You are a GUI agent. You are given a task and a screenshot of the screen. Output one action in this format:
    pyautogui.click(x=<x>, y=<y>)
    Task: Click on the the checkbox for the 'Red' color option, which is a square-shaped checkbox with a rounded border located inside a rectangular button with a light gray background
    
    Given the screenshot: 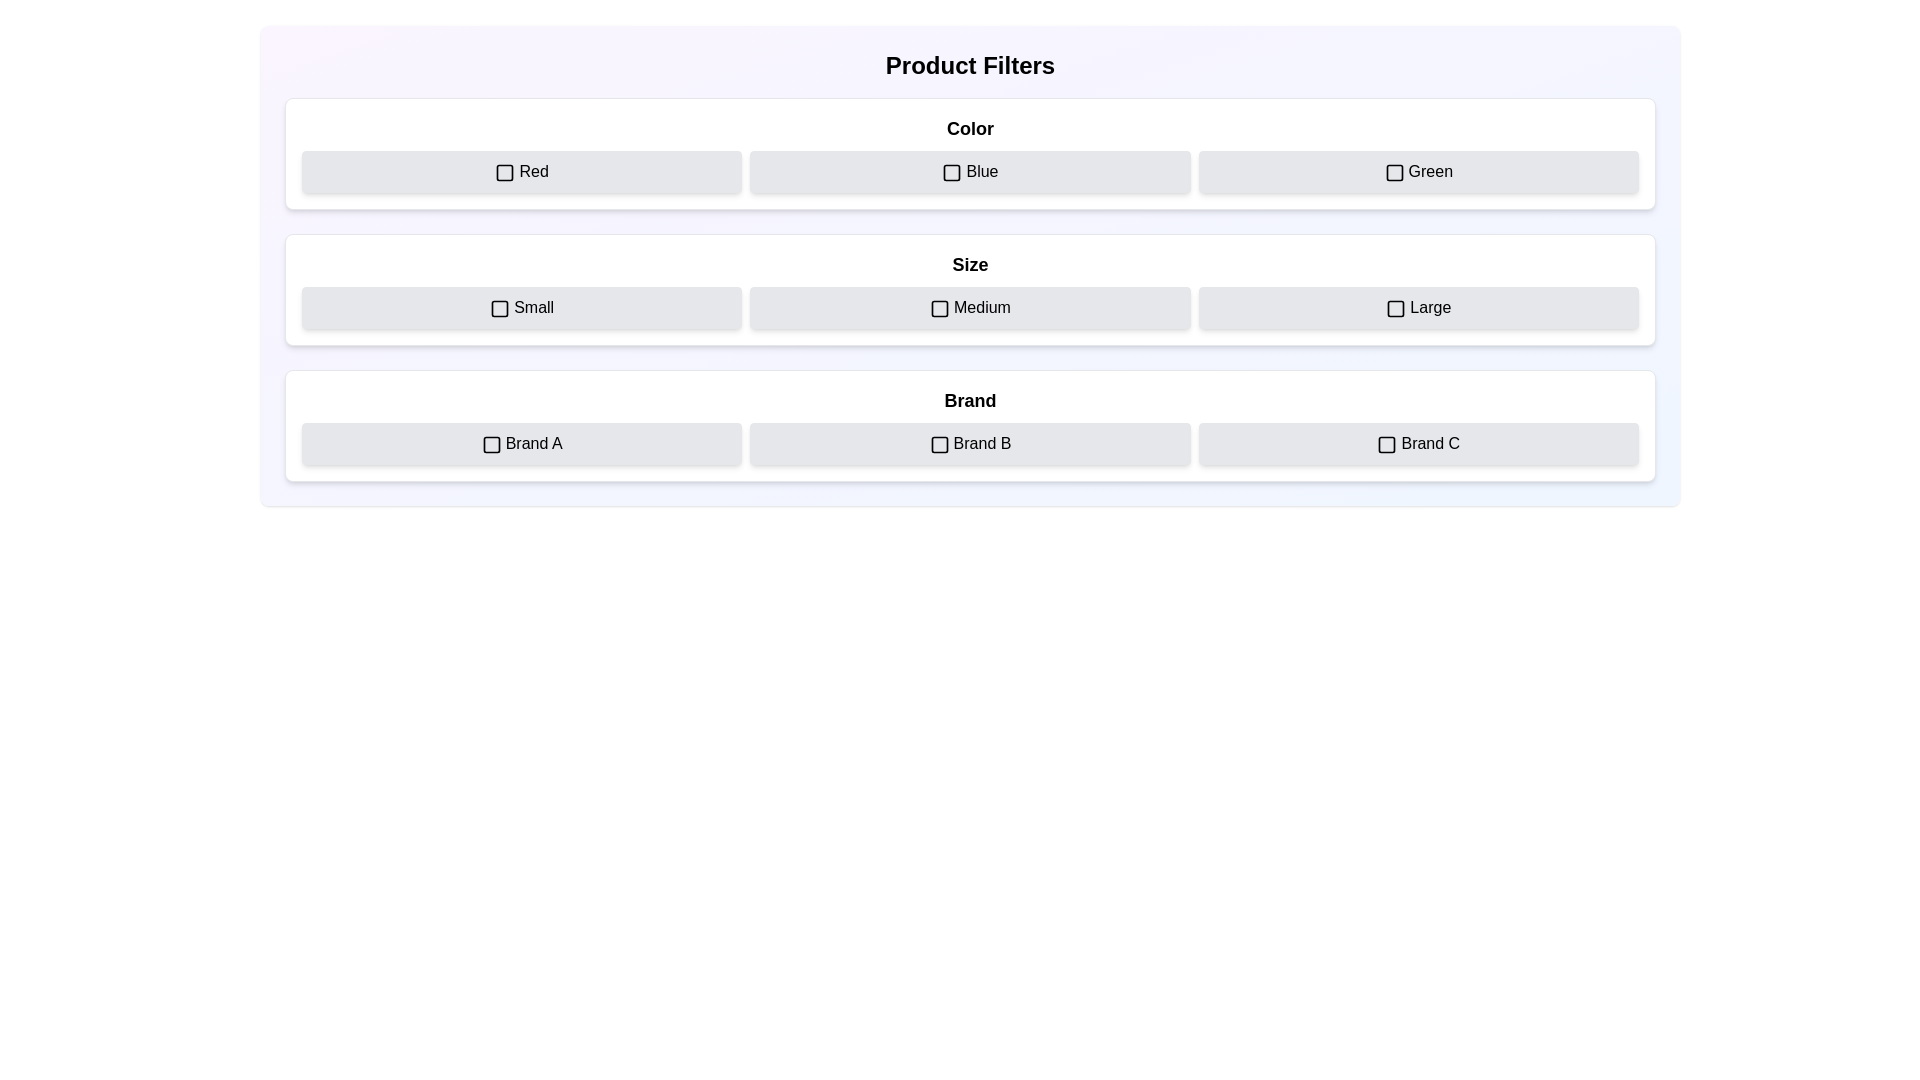 What is the action you would take?
    pyautogui.click(x=505, y=171)
    